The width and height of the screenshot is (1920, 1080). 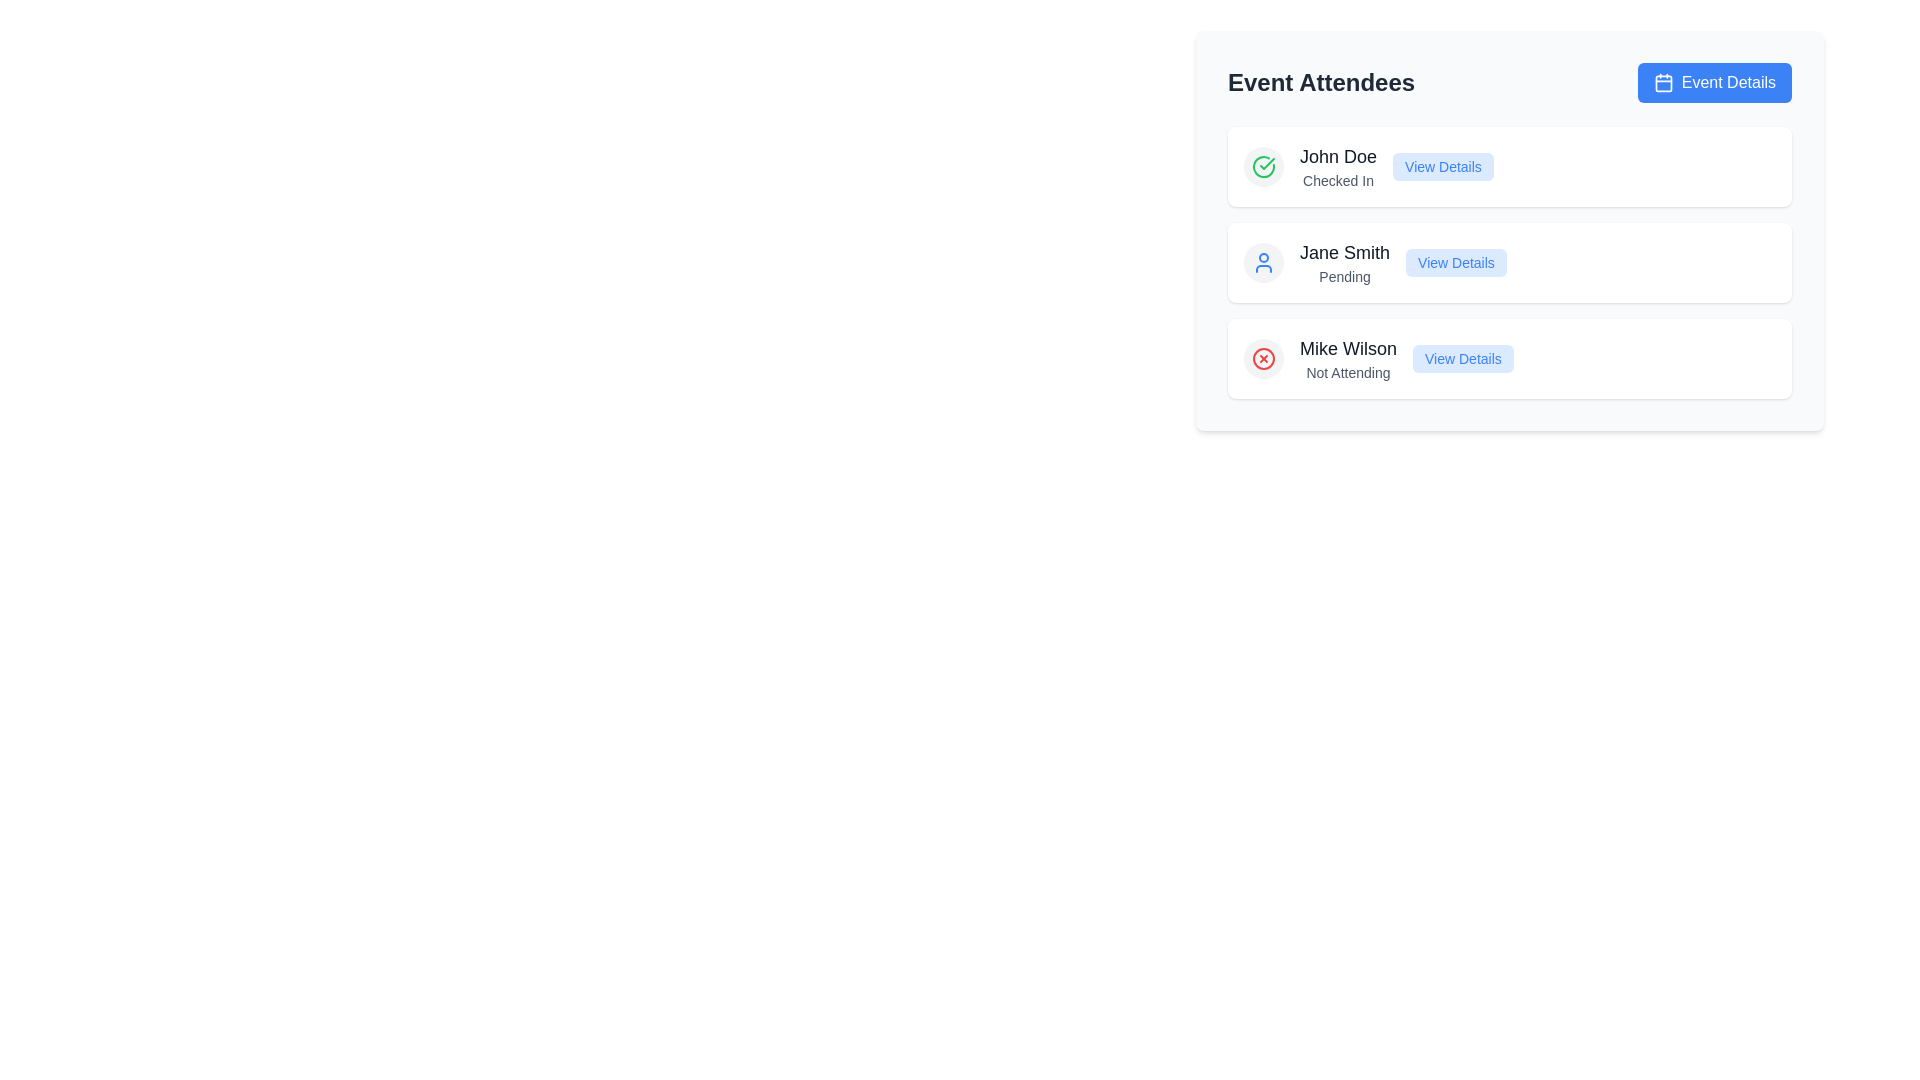 I want to click on the text label indicating the status of 'Jane Smith', which currently displays 'Pending', so click(x=1344, y=277).